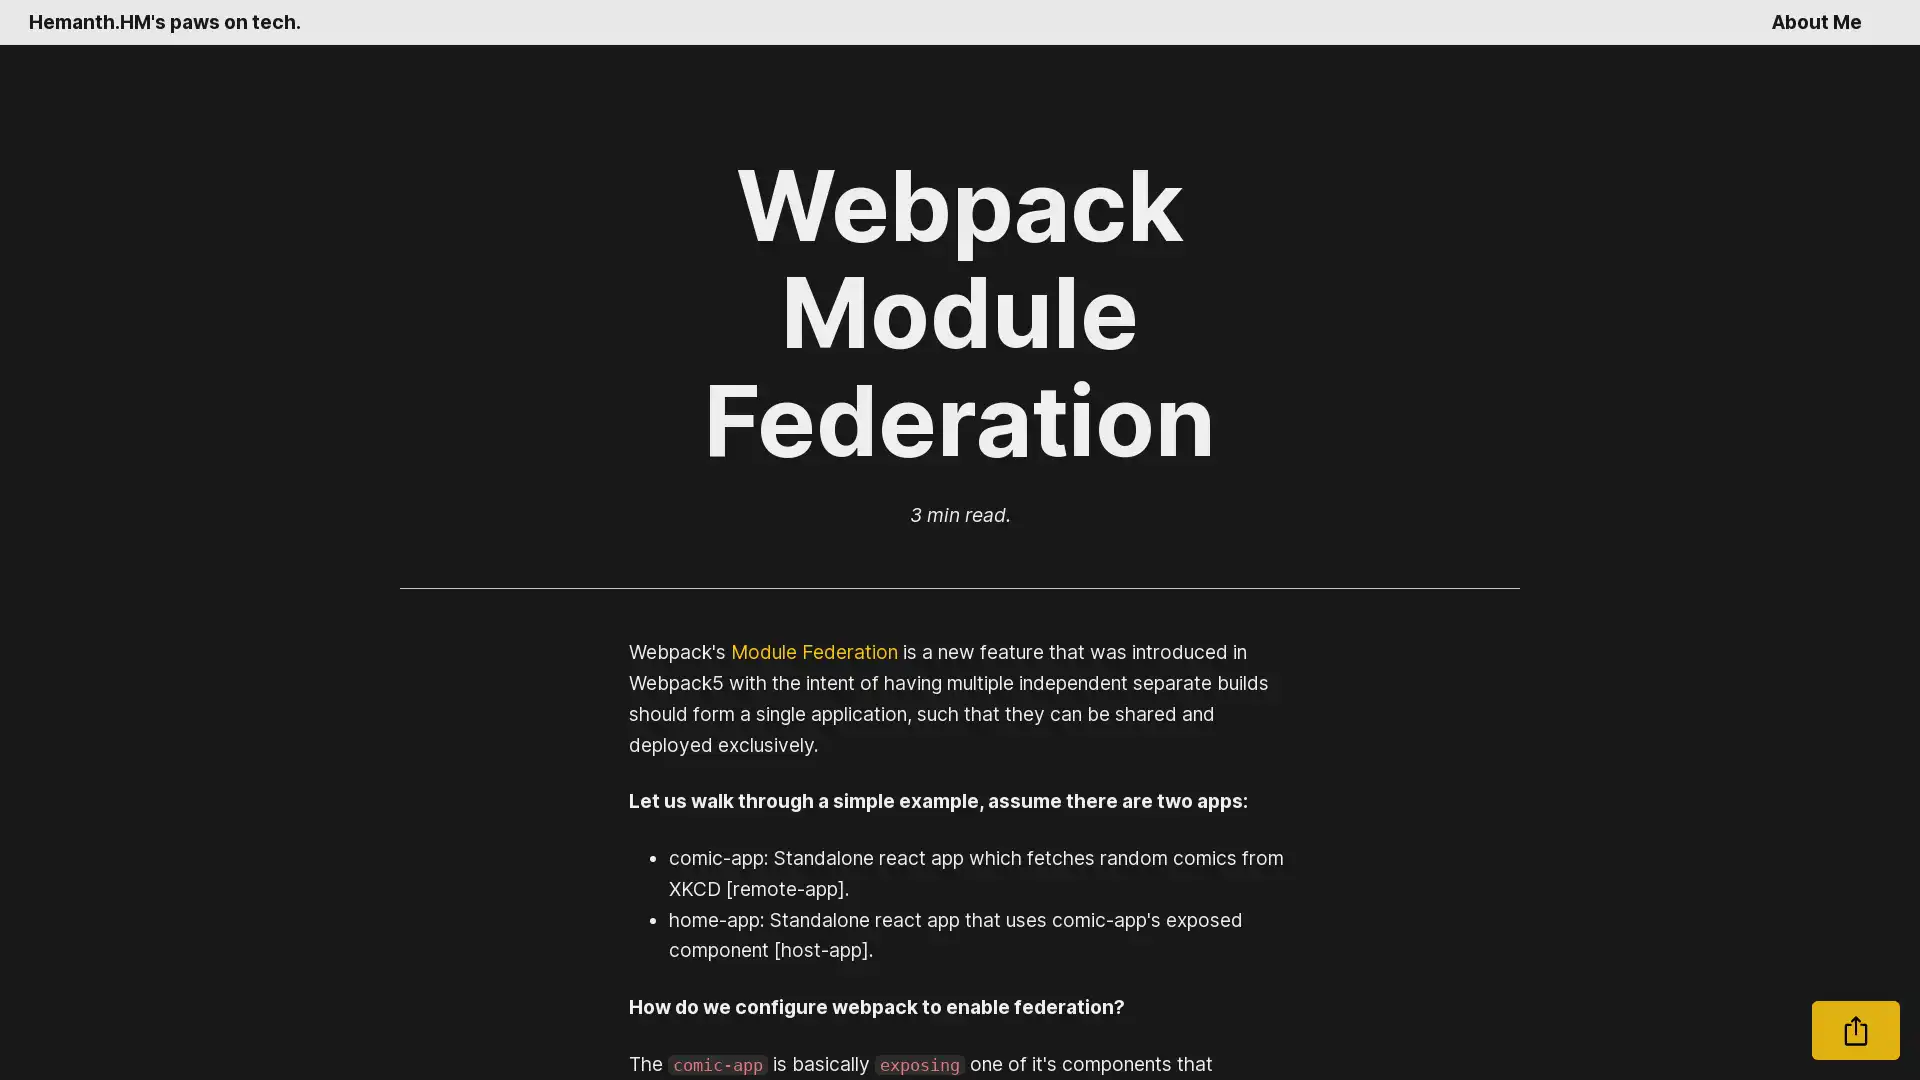  I want to click on Share, so click(1855, 1030).